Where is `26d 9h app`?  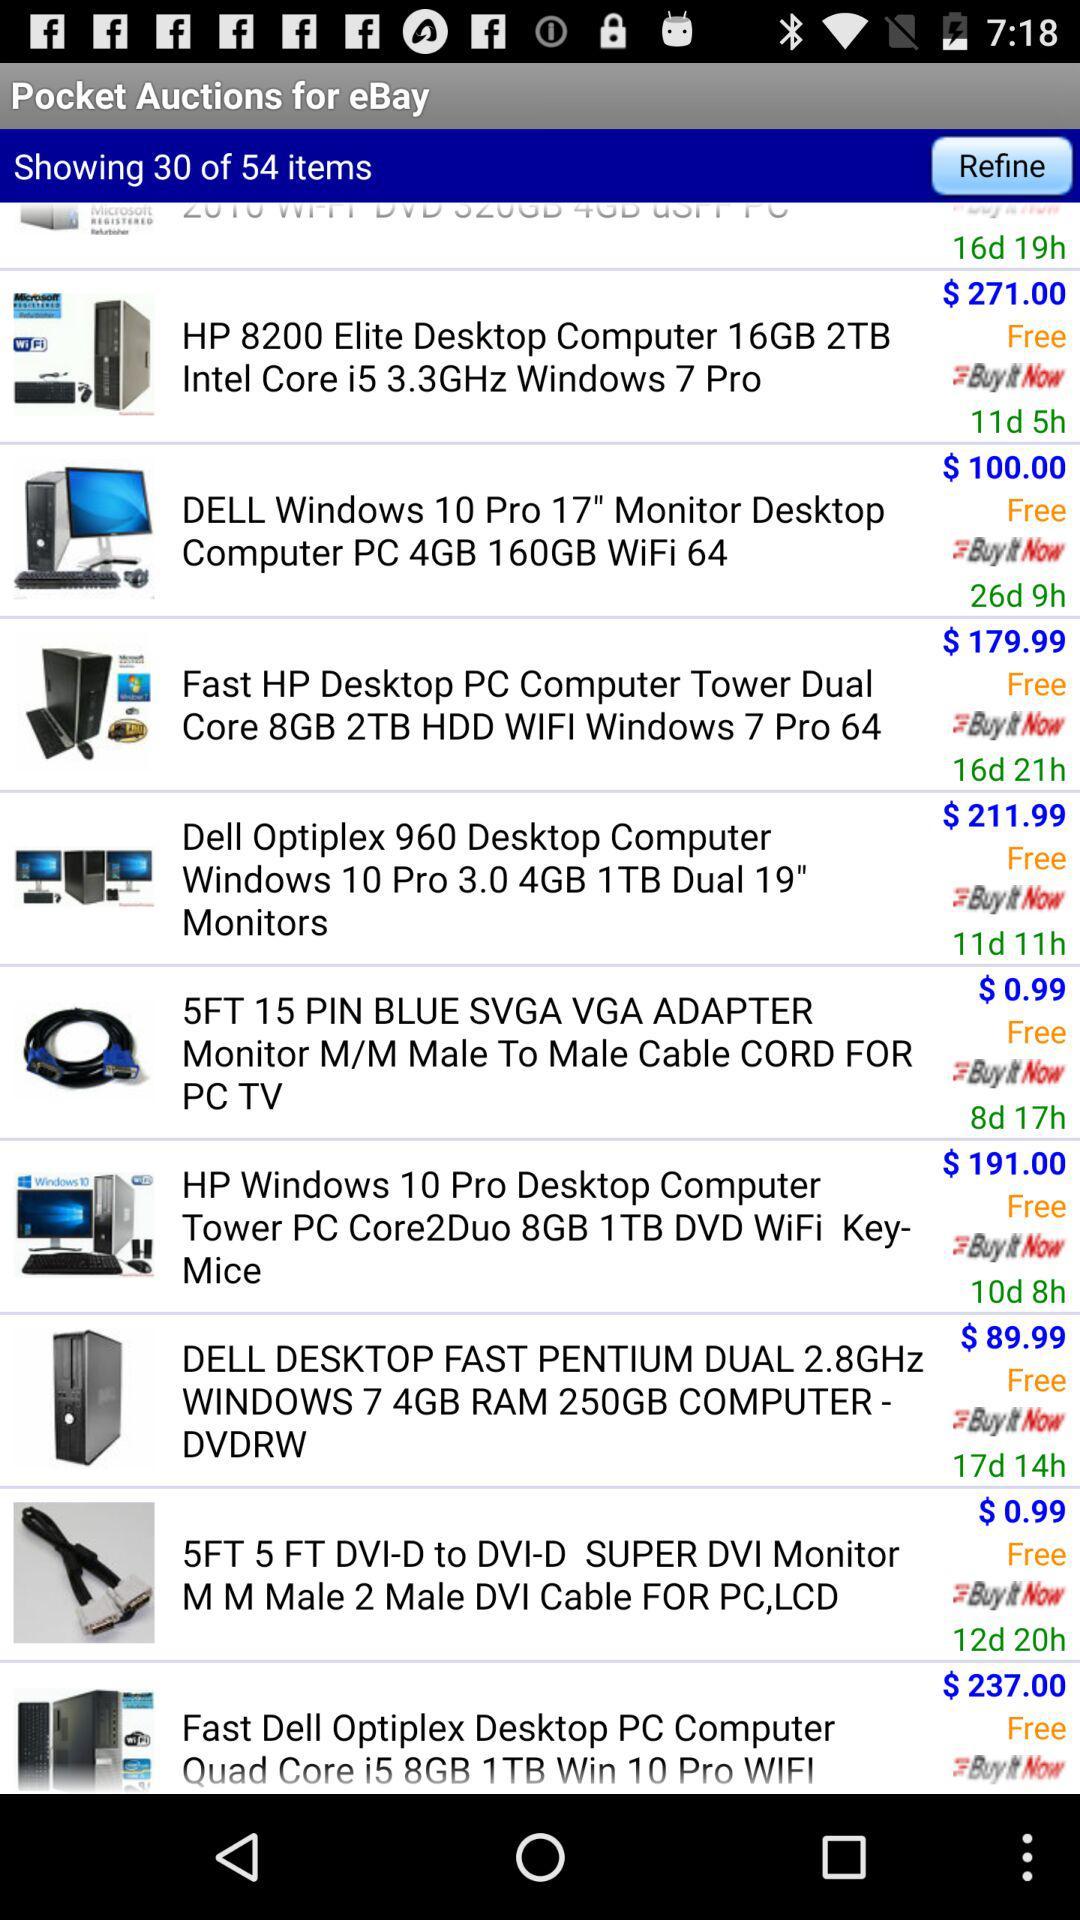
26d 9h app is located at coordinates (1018, 593).